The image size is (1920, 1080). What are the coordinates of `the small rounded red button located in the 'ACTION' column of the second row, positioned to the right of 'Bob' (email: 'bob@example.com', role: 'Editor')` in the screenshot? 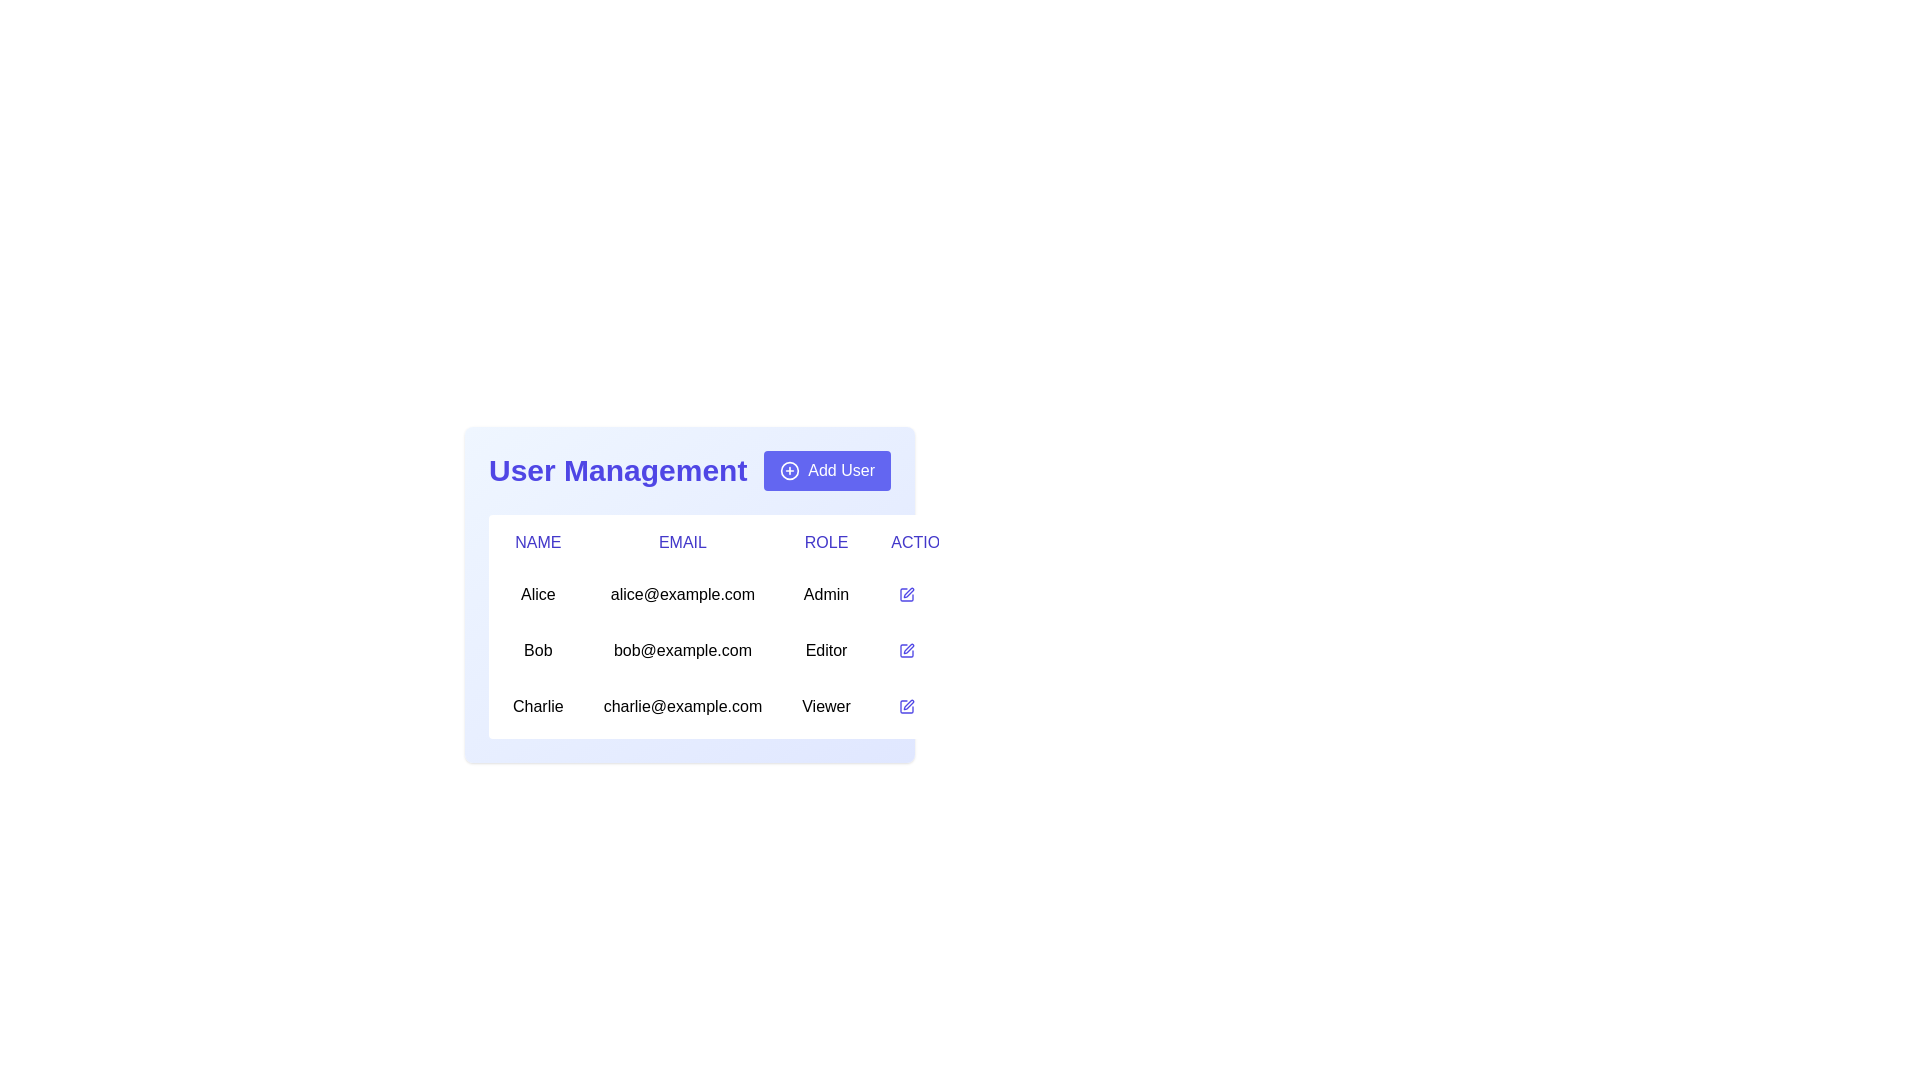 It's located at (945, 651).